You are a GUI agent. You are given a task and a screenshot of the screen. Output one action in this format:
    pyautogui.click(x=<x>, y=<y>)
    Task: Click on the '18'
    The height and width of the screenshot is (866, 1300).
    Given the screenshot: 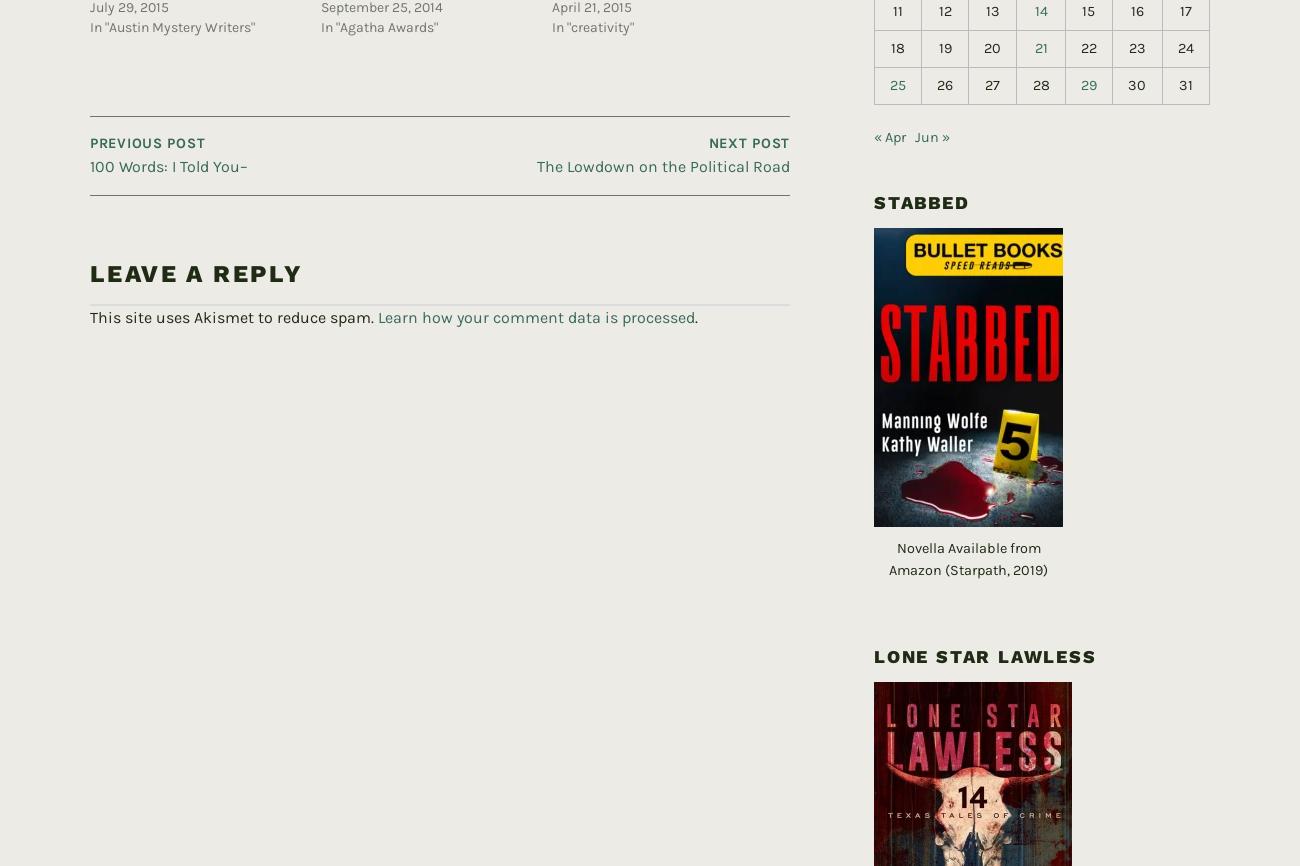 What is the action you would take?
    pyautogui.click(x=897, y=16)
    